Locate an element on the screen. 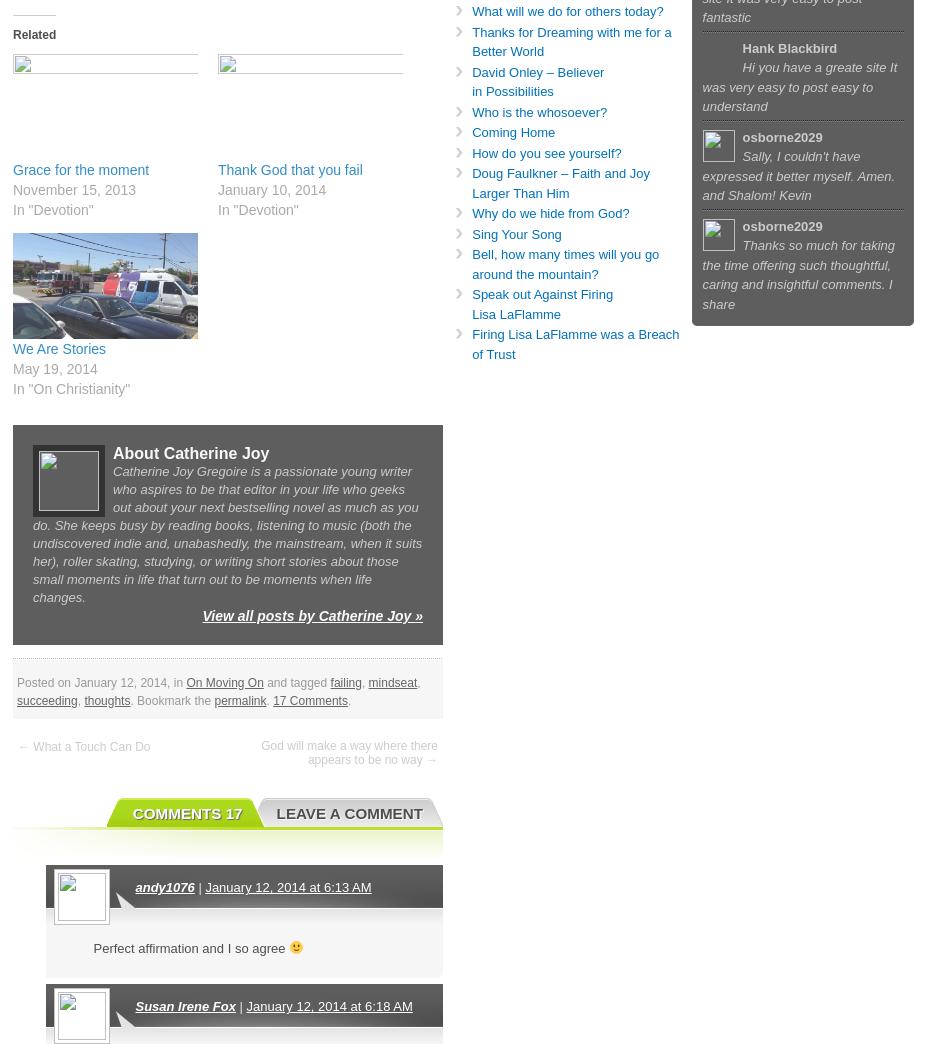 This screenshot has height=1044, width=940. 'Doug Faulkner – Faith and Joy Larger Than Him' is located at coordinates (560, 182).